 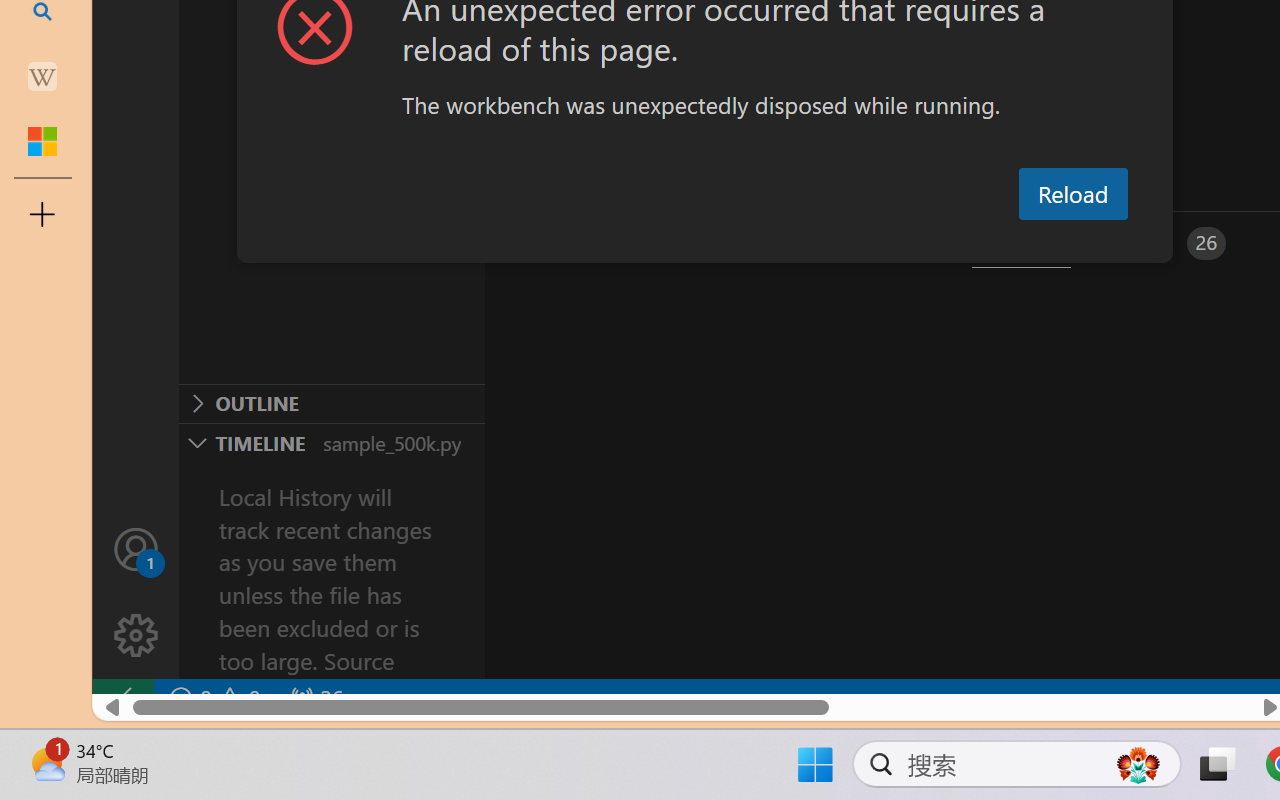 What do you see at coordinates (696, 242) in the screenshot?
I see `'Output (Ctrl+Shift+U)'` at bounding box center [696, 242].